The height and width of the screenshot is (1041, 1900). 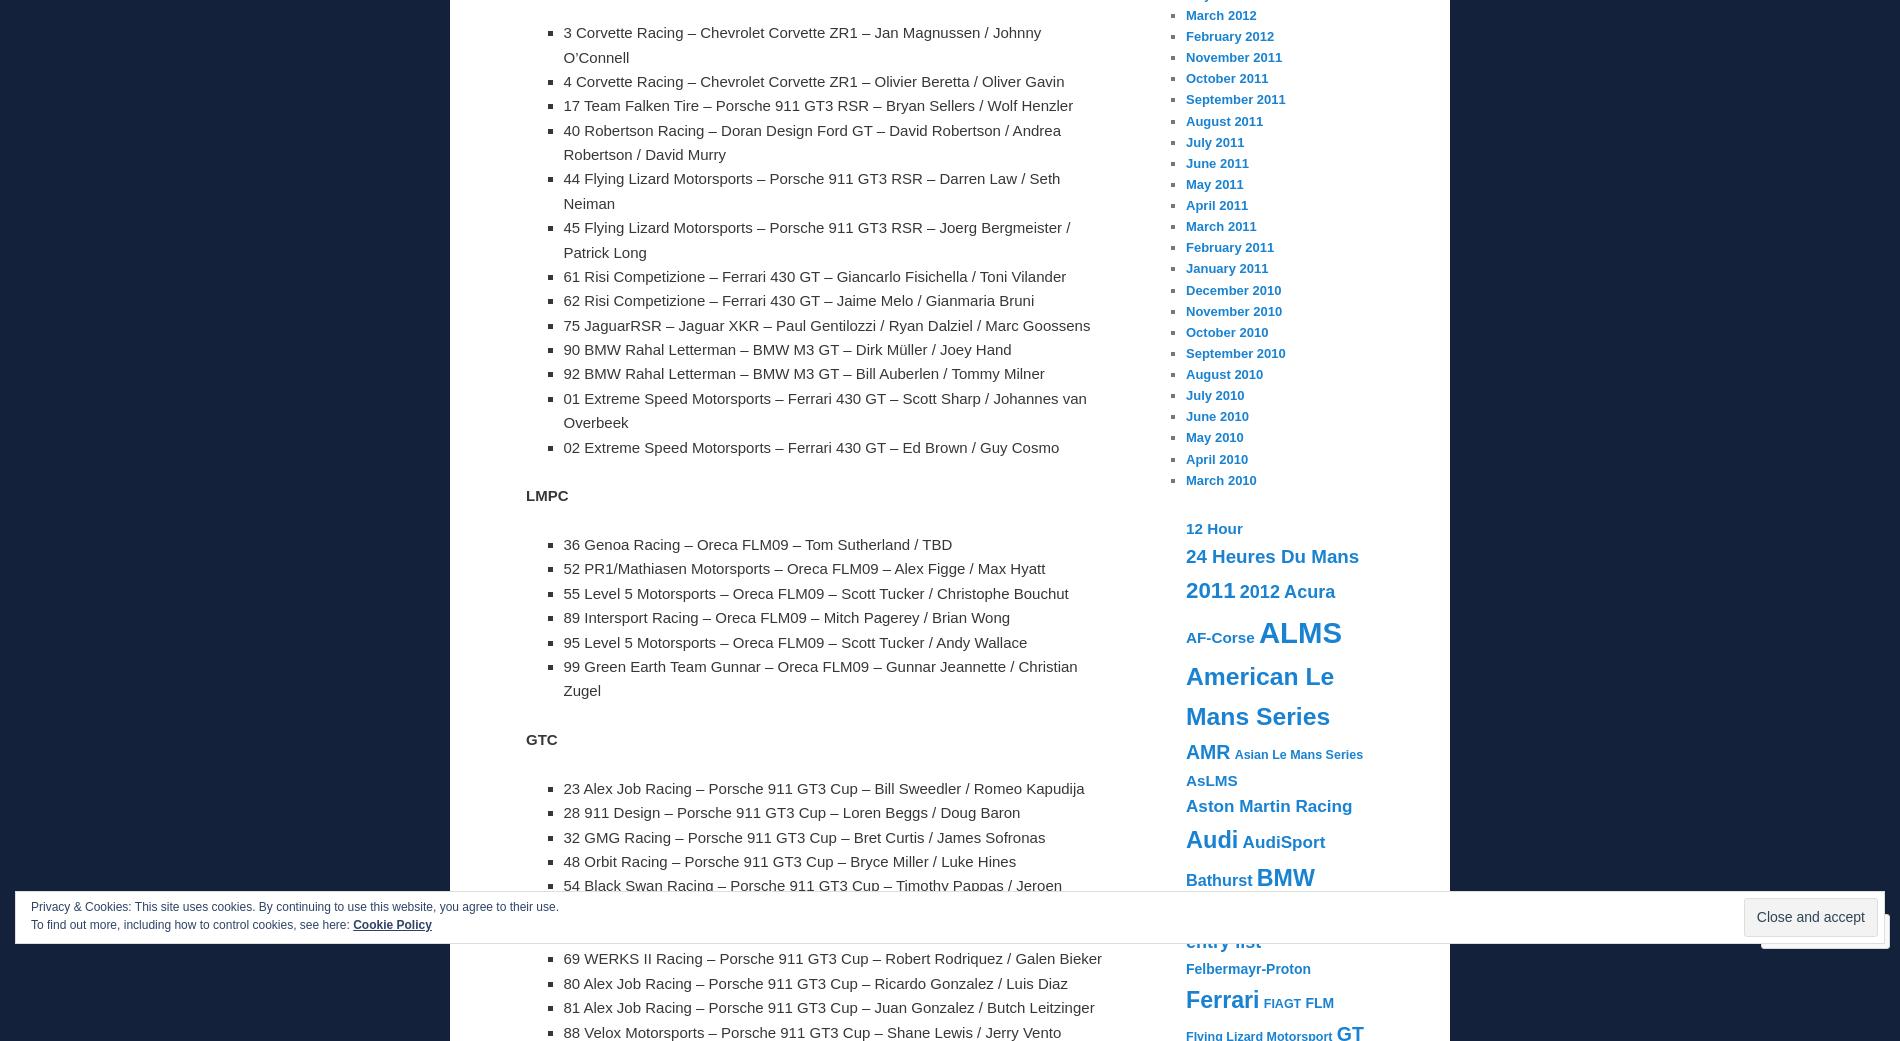 What do you see at coordinates (1229, 246) in the screenshot?
I see `'February 2011'` at bounding box center [1229, 246].